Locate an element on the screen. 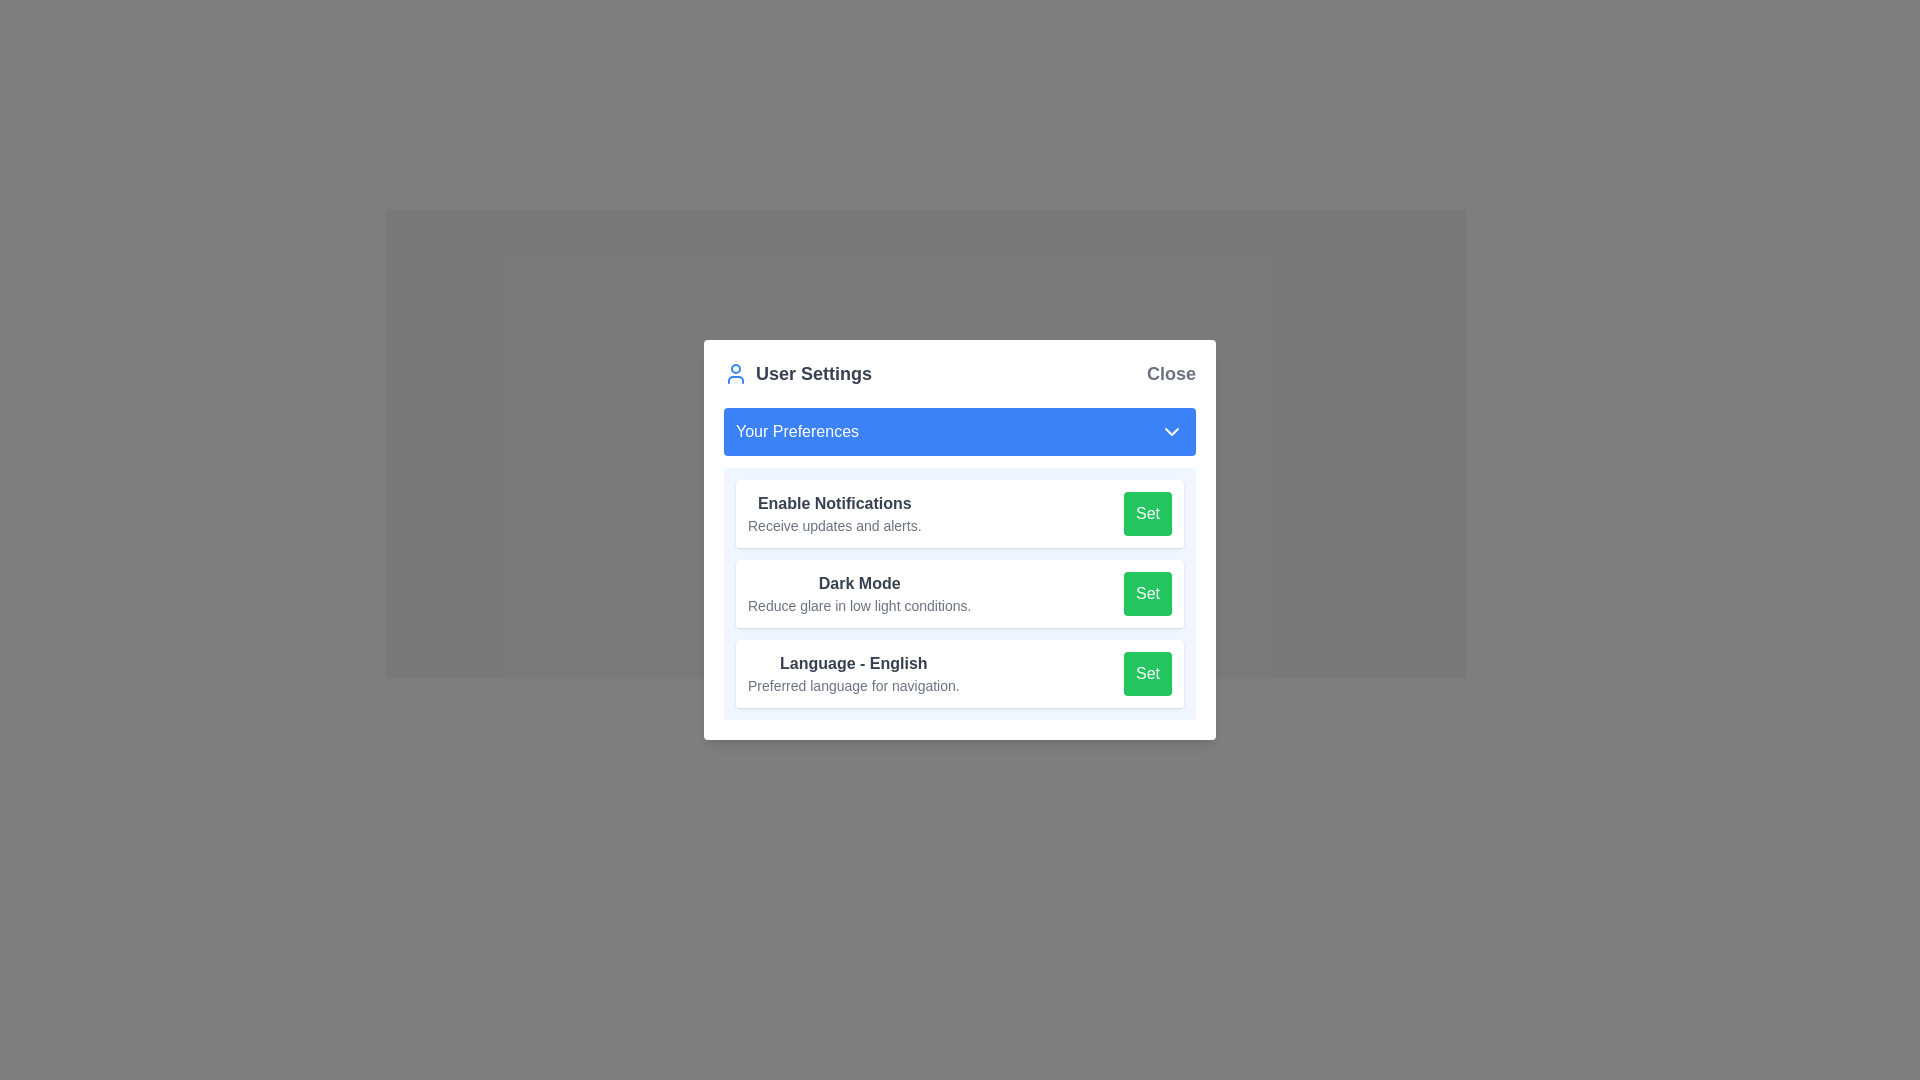 This screenshot has height=1080, width=1920. the downwards-pointing chevron icon on the blue background is located at coordinates (1171, 431).